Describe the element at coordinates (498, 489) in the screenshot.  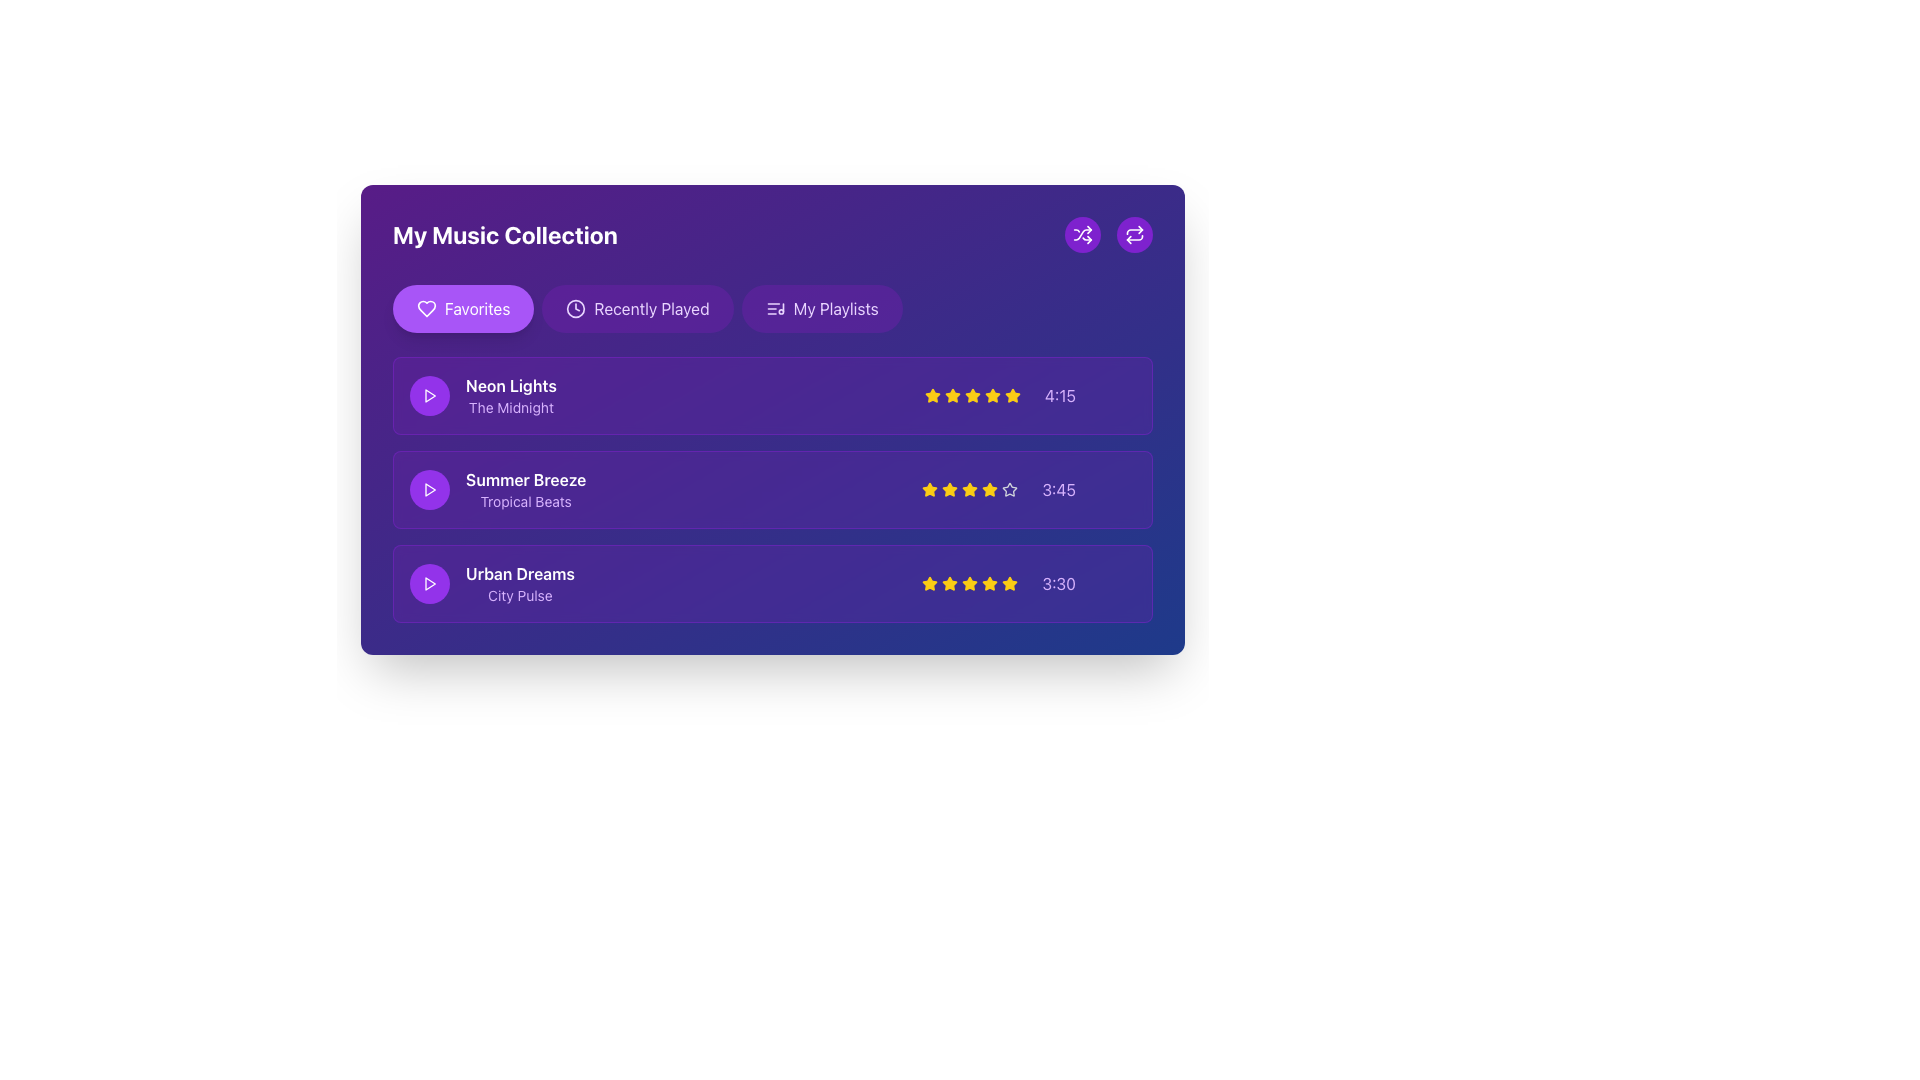
I see `the text display element representing the title and subtitle of a song or playlist in the 'My Music Collection' section` at that location.